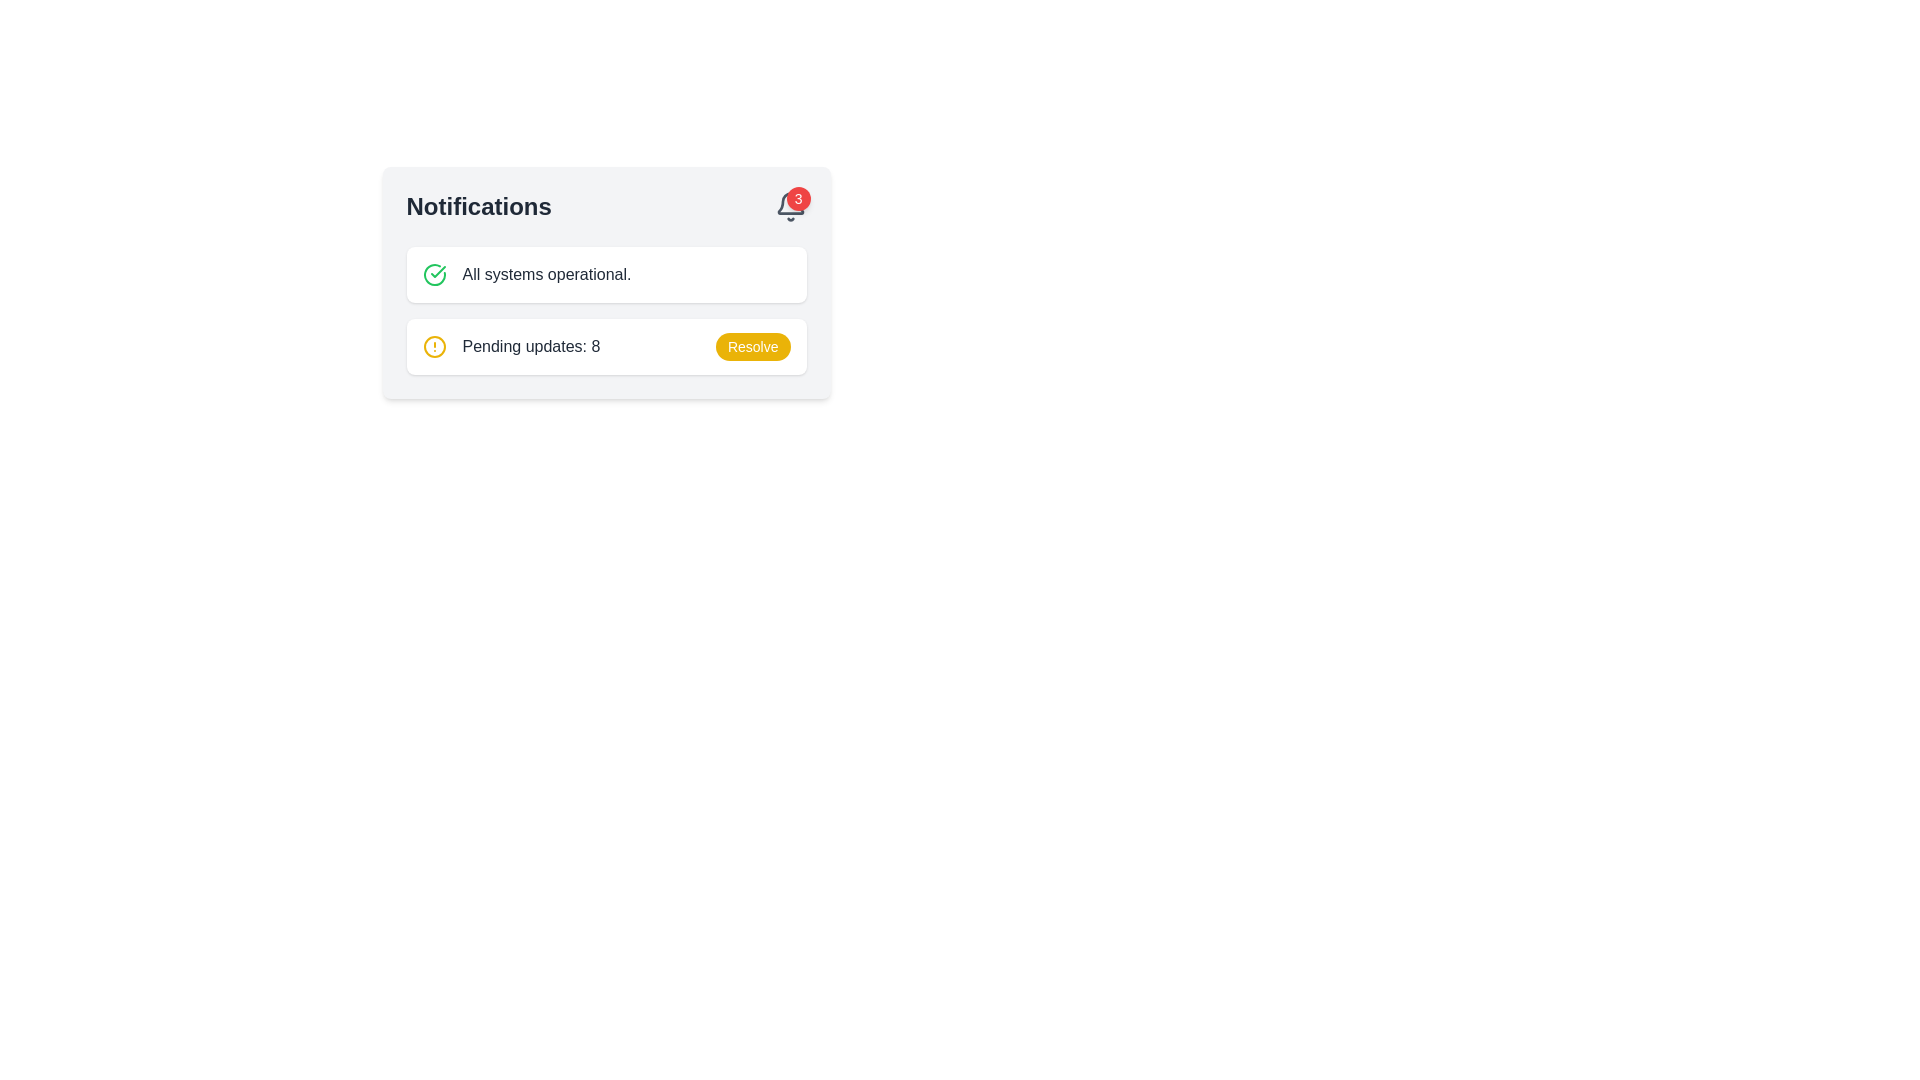 Image resolution: width=1920 pixels, height=1080 pixels. What do you see at coordinates (433, 346) in the screenshot?
I see `the circular yellow outlined icon with an exclamation mark, located in the notification section to the left of the 'Pending updates: 8' description` at bounding box center [433, 346].